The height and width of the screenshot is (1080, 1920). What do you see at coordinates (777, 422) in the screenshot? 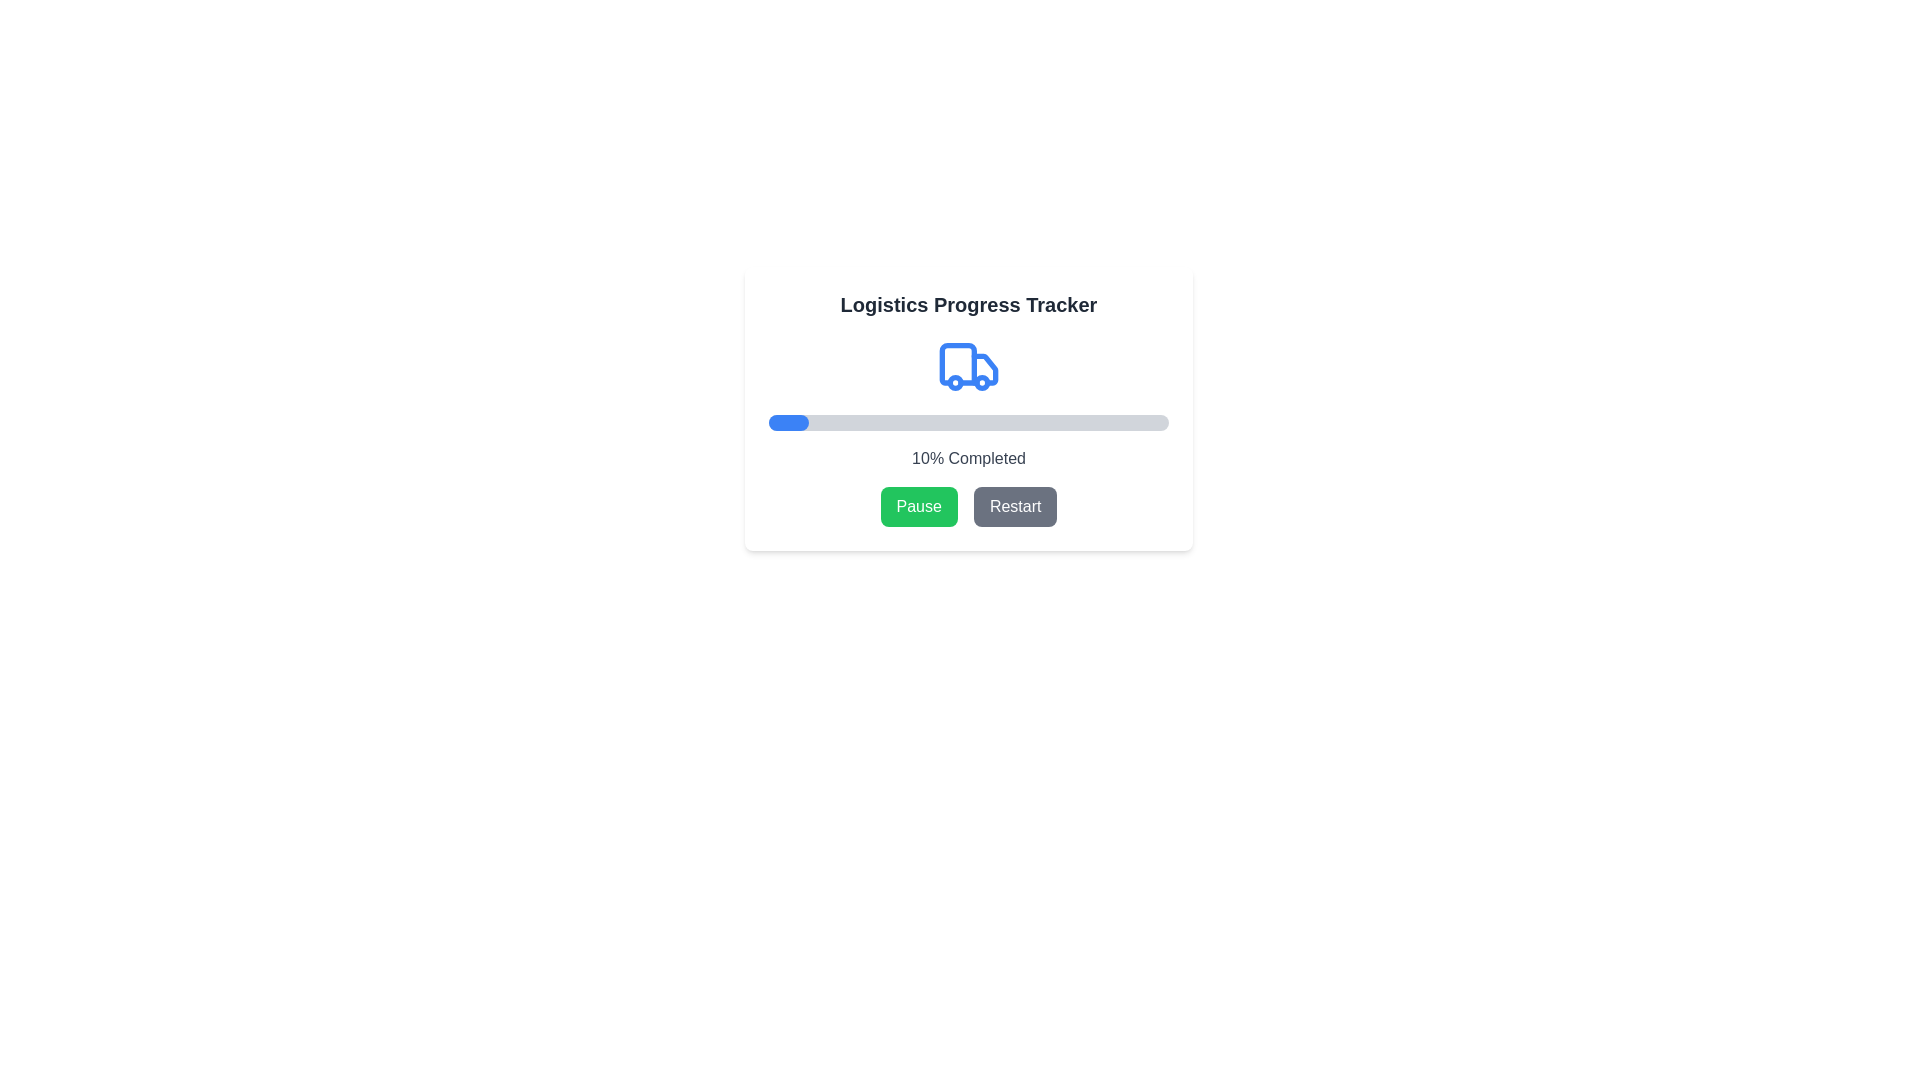
I see `the progress indicator segment located at the far left of the progress bar beneath the 'Logistics Progress Tracker' heading` at bounding box center [777, 422].